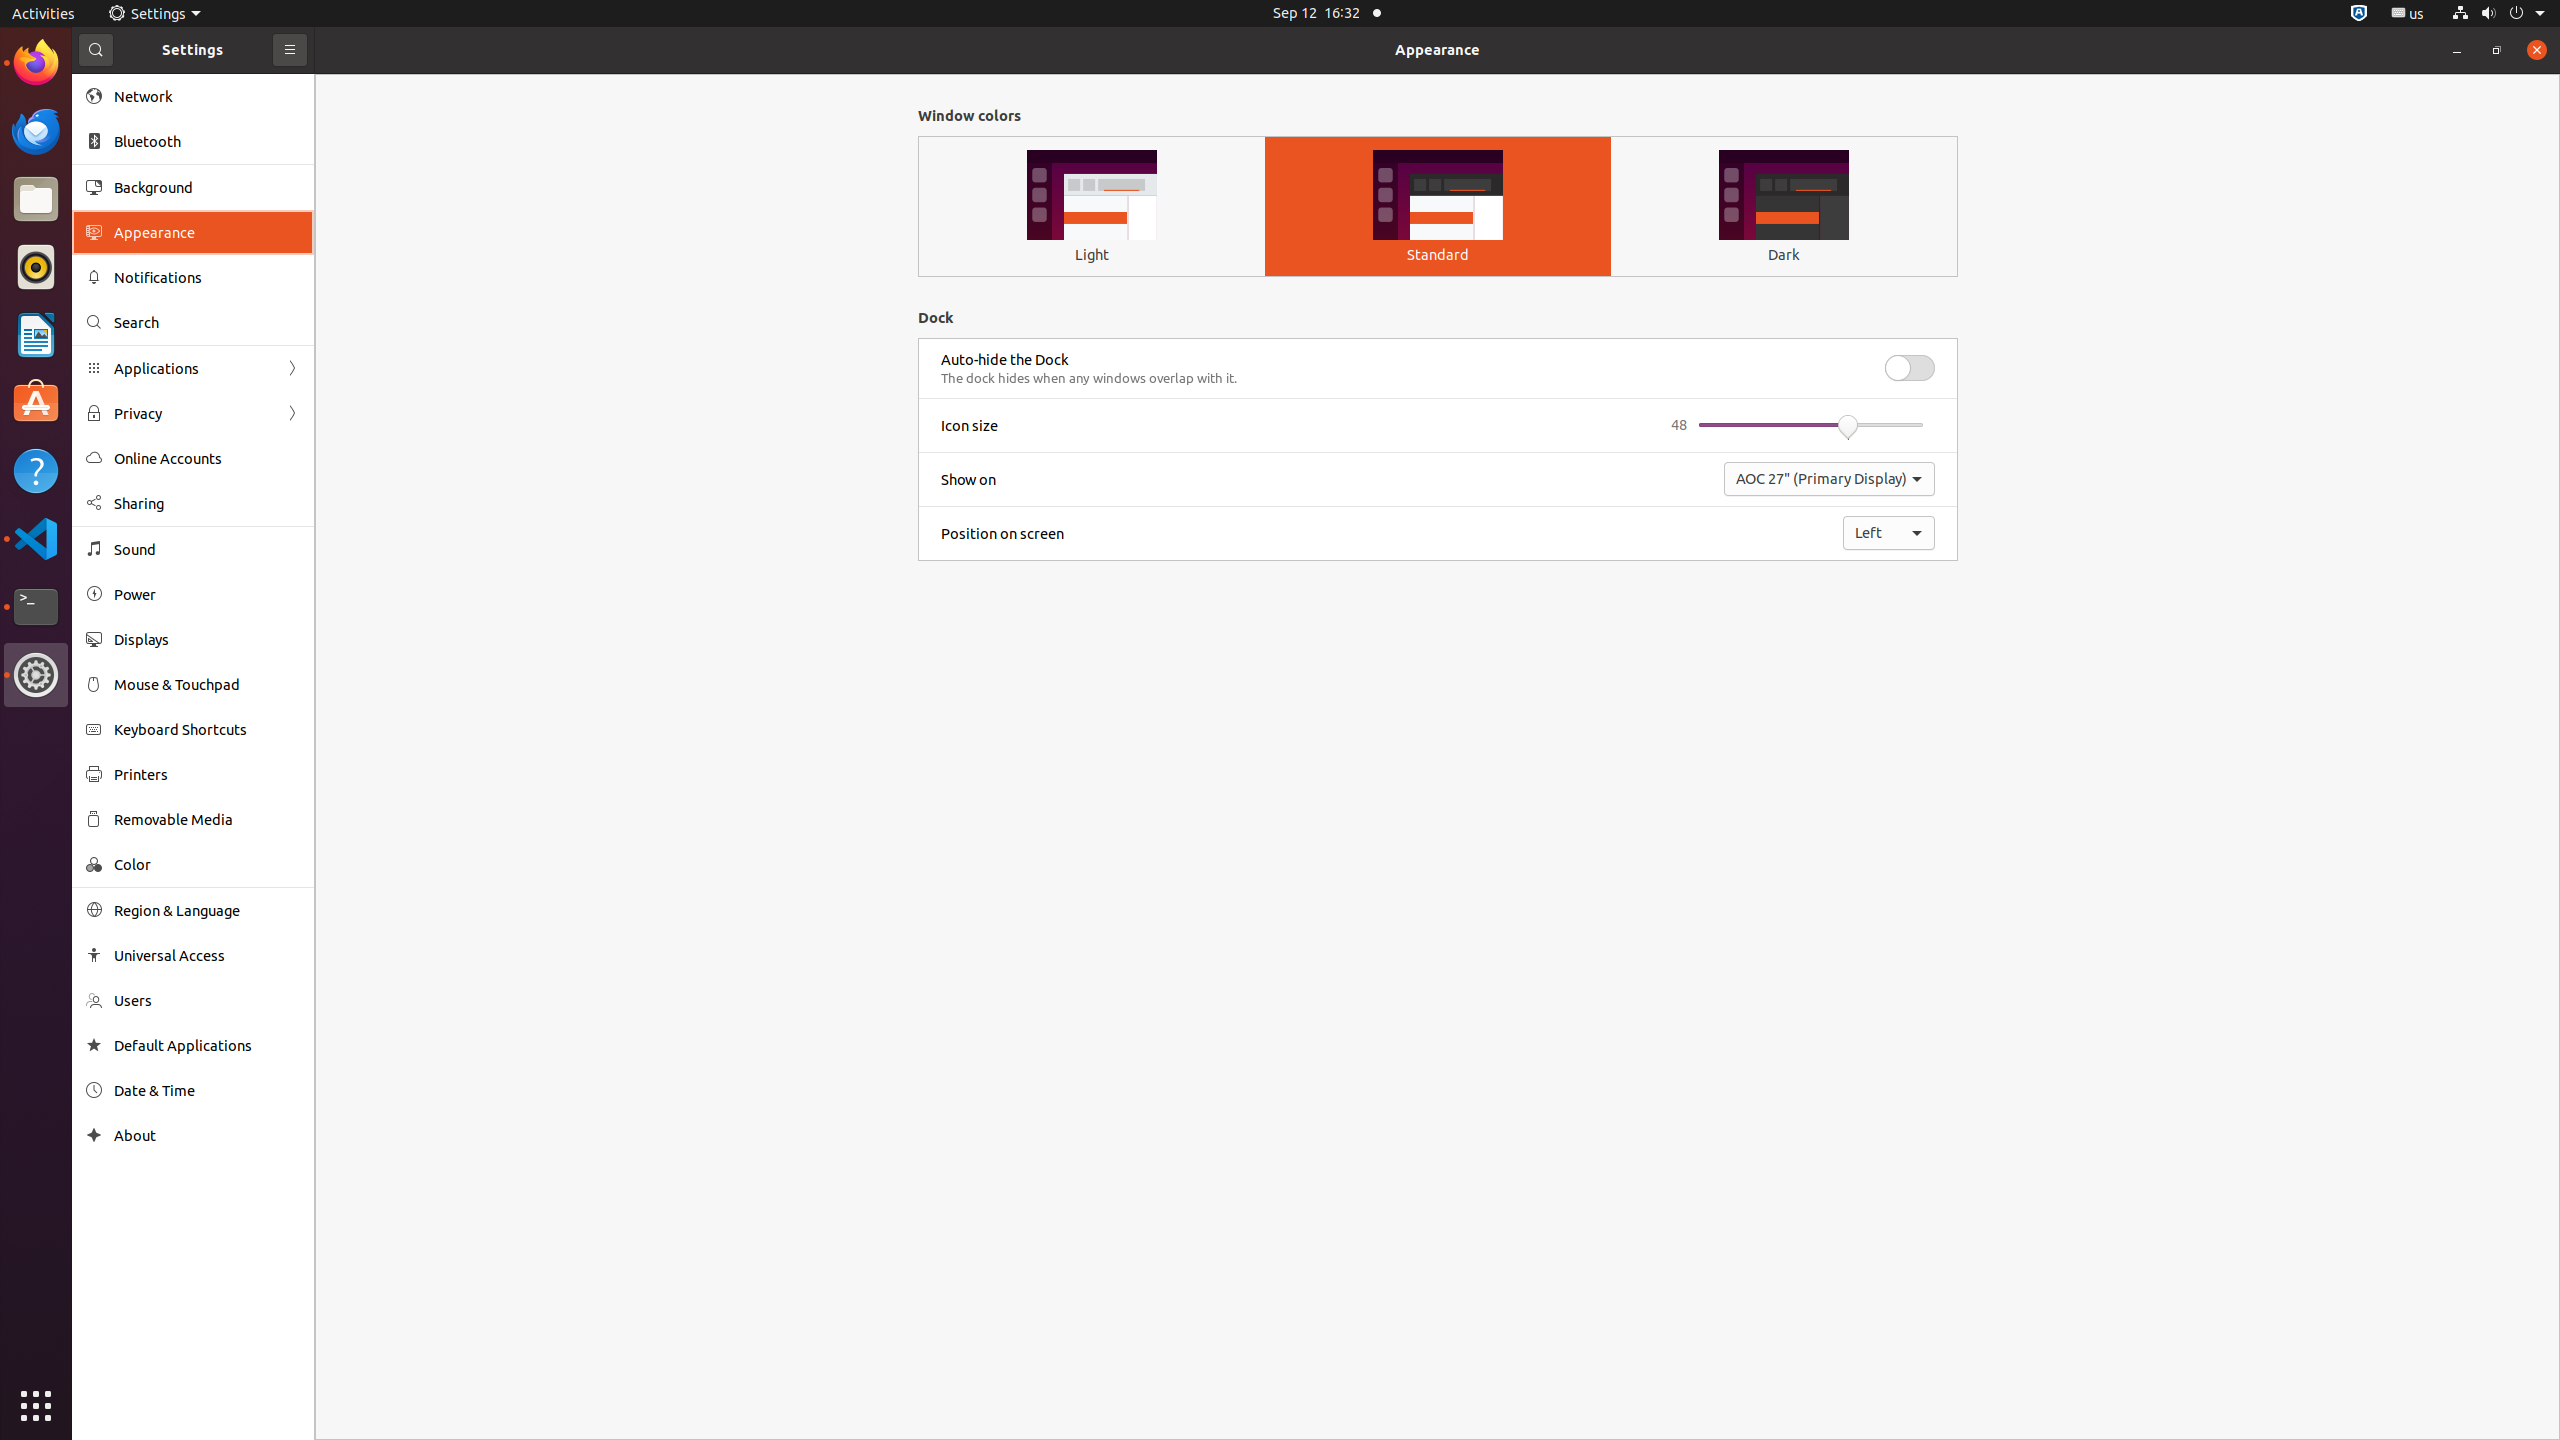 This screenshot has height=1440, width=2560. Describe the element at coordinates (207, 773) in the screenshot. I see `'Printers'` at that location.